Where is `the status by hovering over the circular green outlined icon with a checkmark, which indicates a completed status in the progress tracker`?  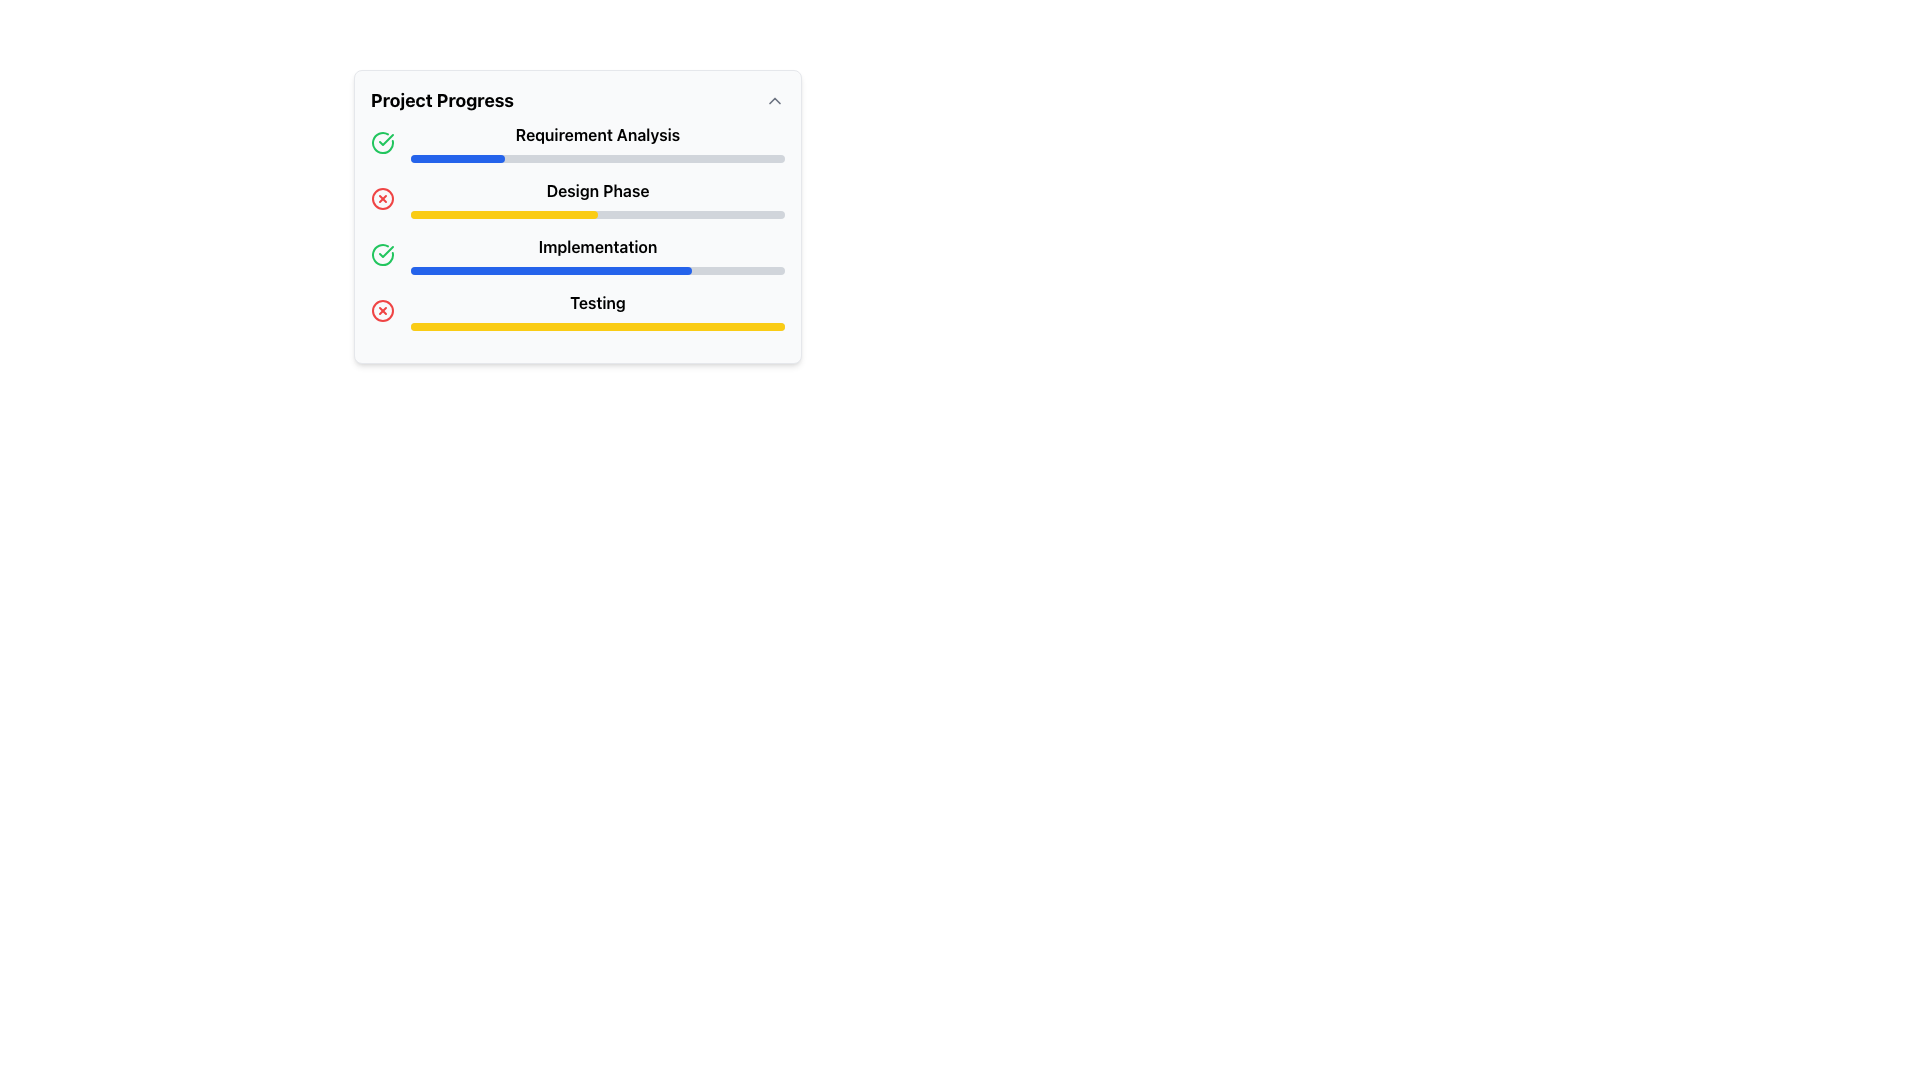 the status by hovering over the circular green outlined icon with a checkmark, which indicates a completed status in the progress tracker is located at coordinates (383, 141).